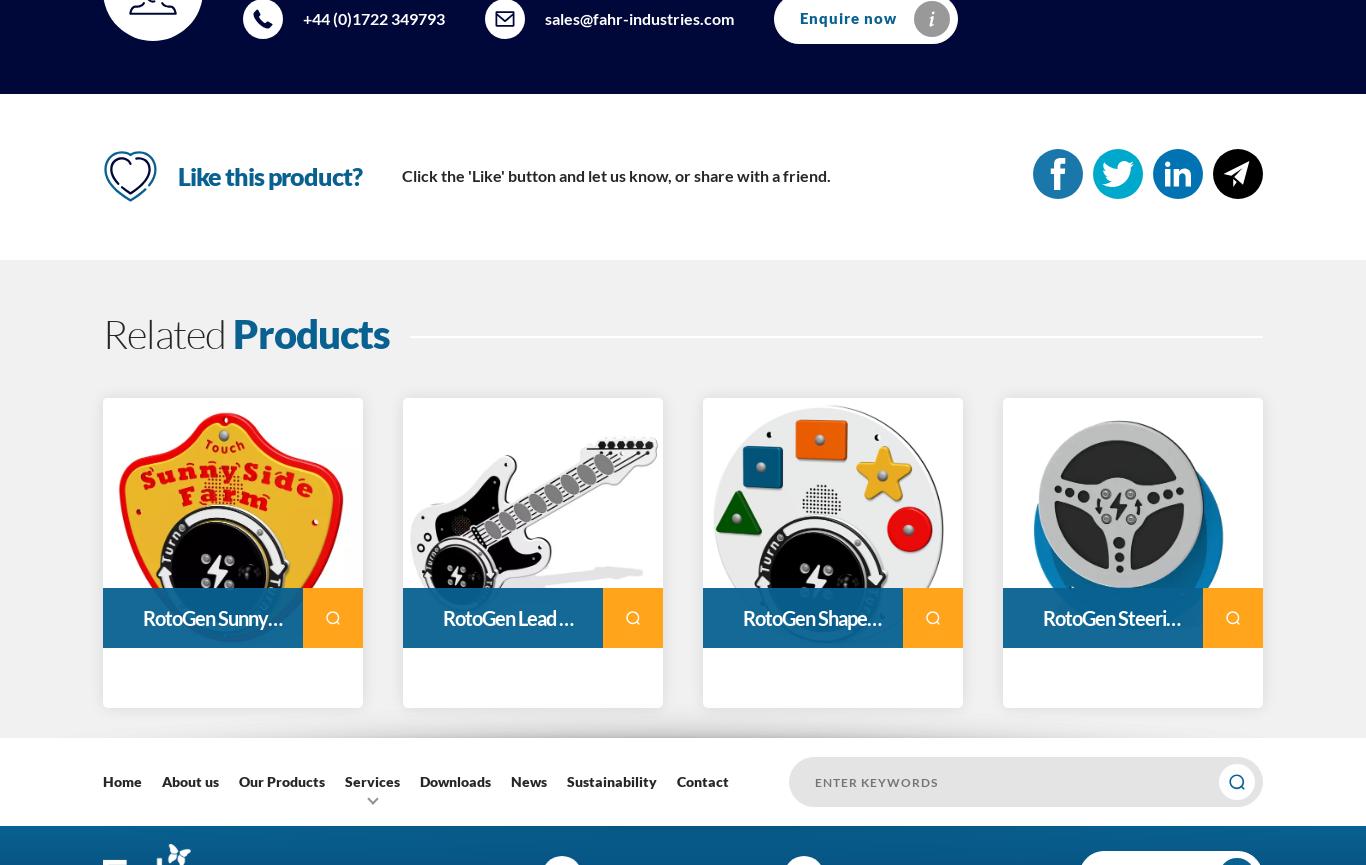  I want to click on 'Enquire now', so click(847, 17).